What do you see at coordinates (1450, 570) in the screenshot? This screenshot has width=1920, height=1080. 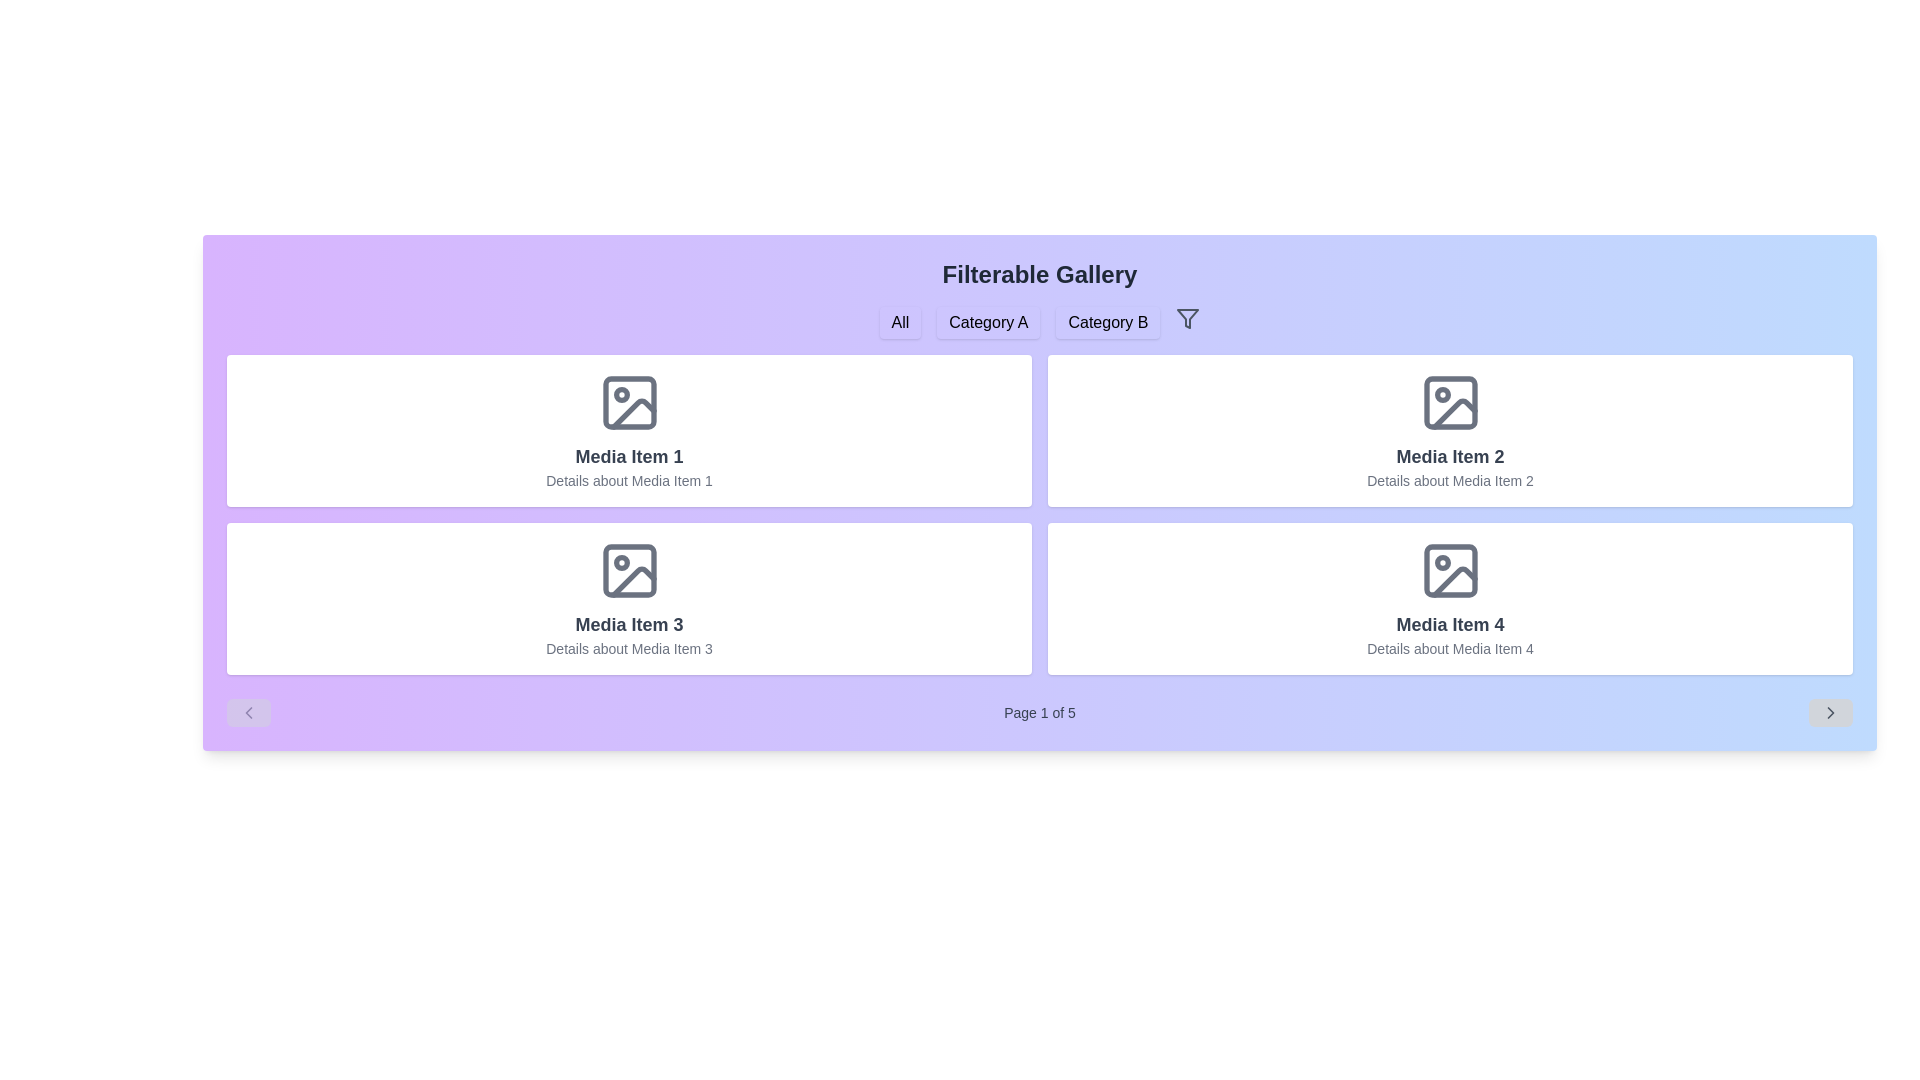 I see `the small gray rectangular icon with rounded corners that represents a media image, located within the 'Media Item 4' card in the lower-right section of the grid layout` at bounding box center [1450, 570].